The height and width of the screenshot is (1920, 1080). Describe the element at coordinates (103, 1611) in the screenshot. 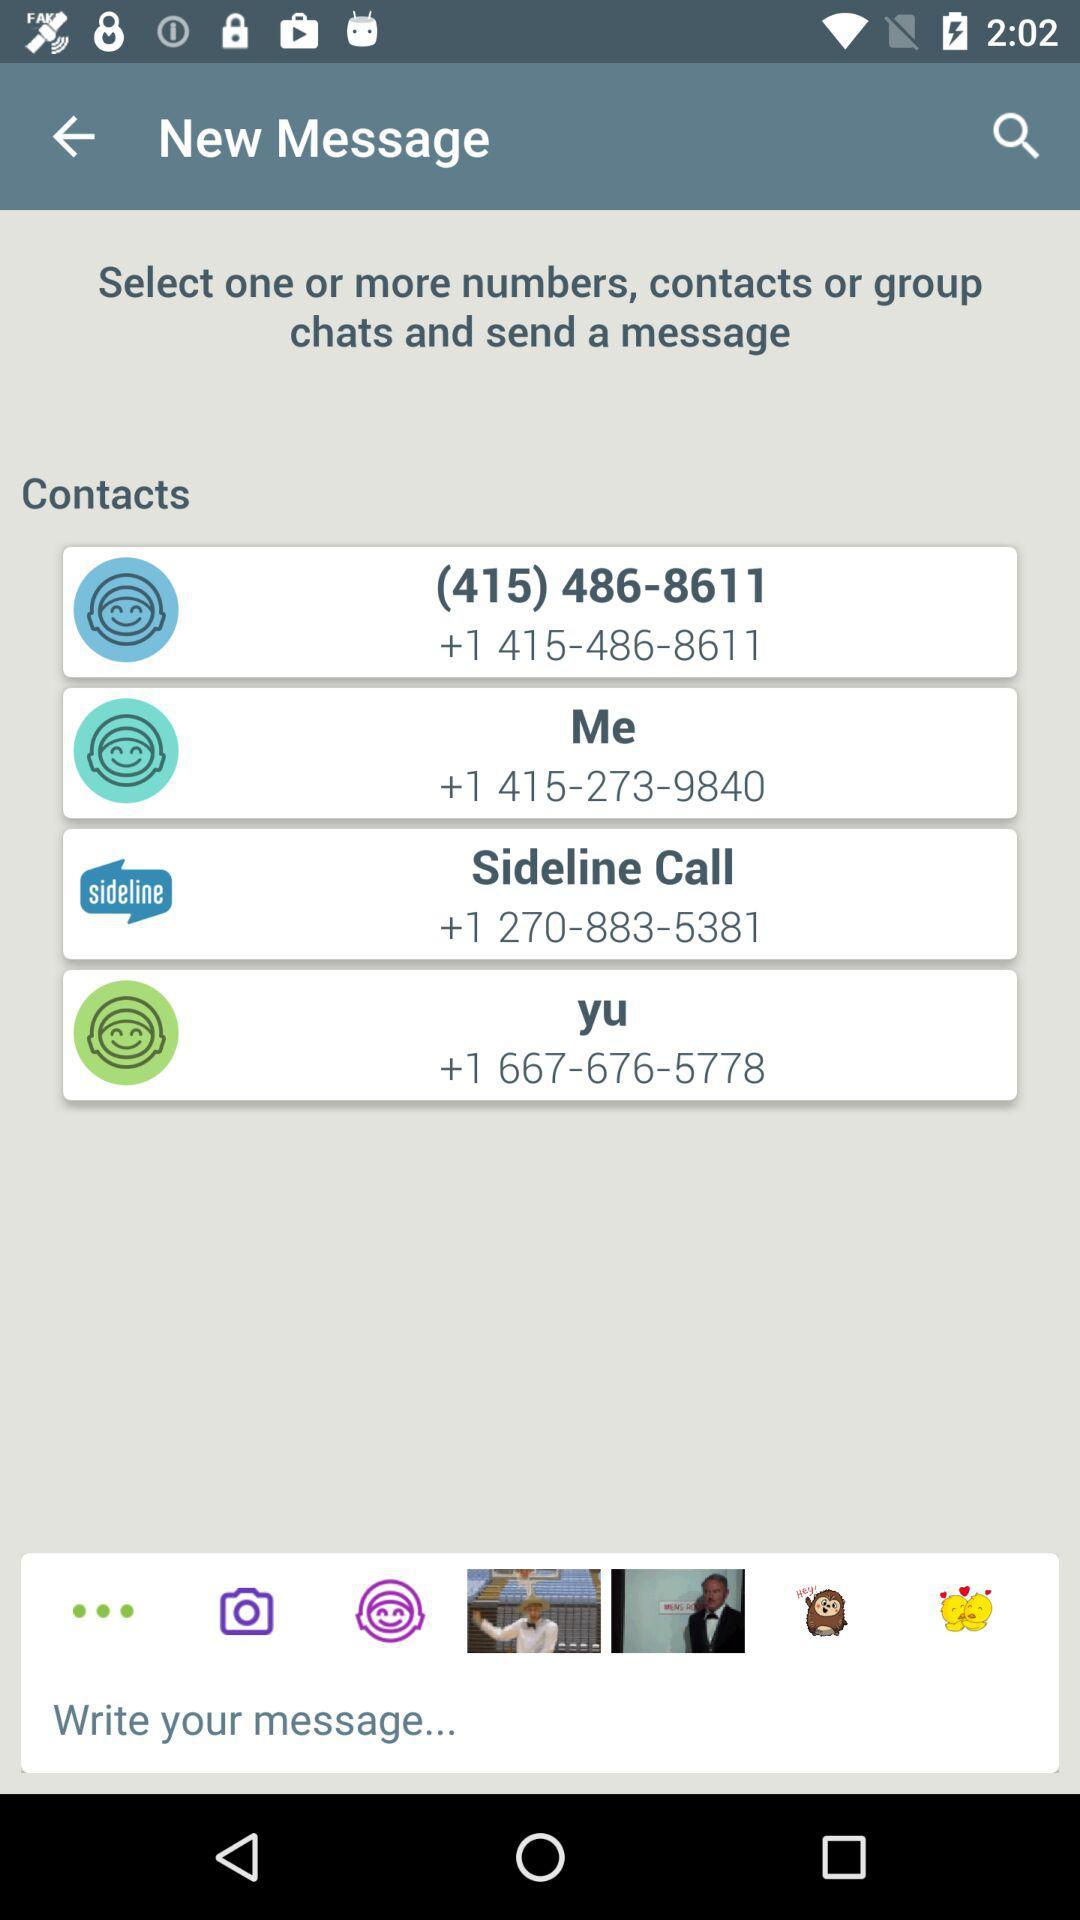

I see `more options to attach to your message` at that location.